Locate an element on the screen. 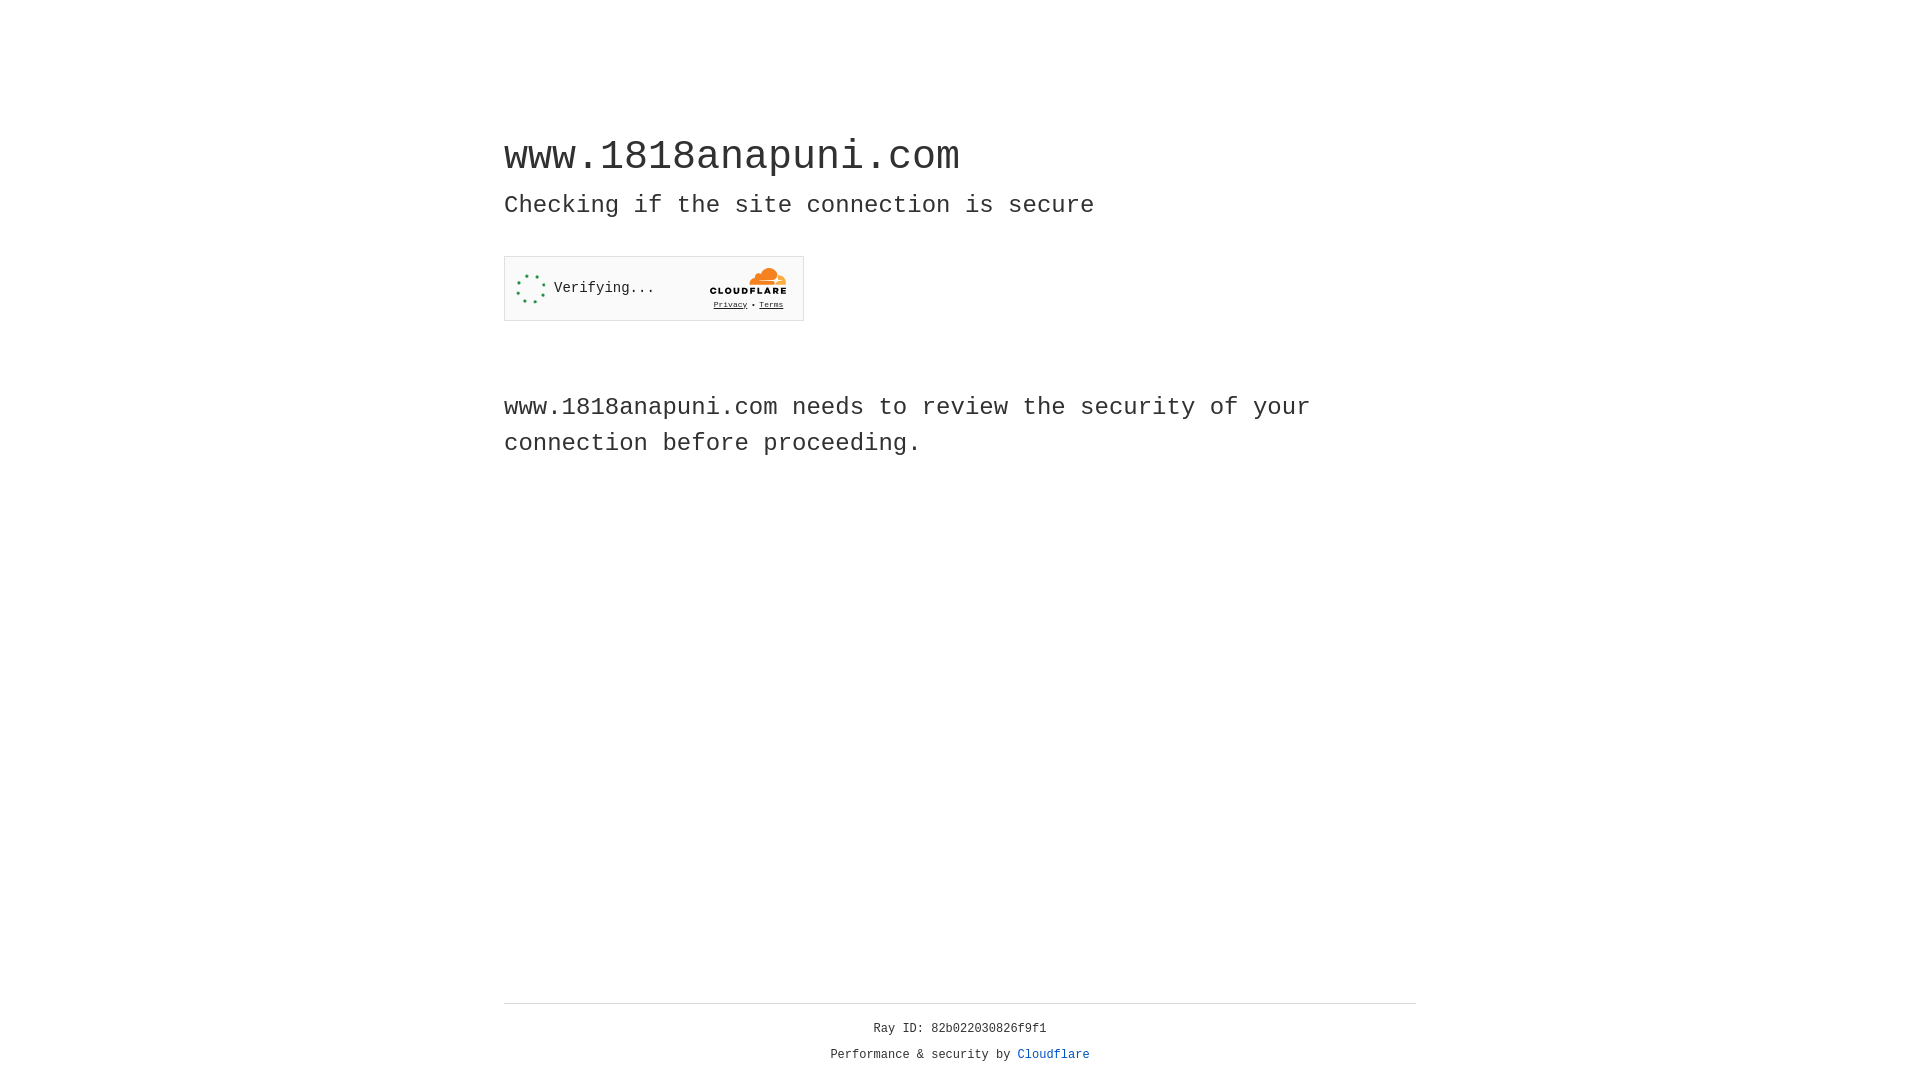 Image resolution: width=1920 pixels, height=1080 pixels. 'Widget containing a Cloudflare security challenge' is located at coordinates (653, 288).